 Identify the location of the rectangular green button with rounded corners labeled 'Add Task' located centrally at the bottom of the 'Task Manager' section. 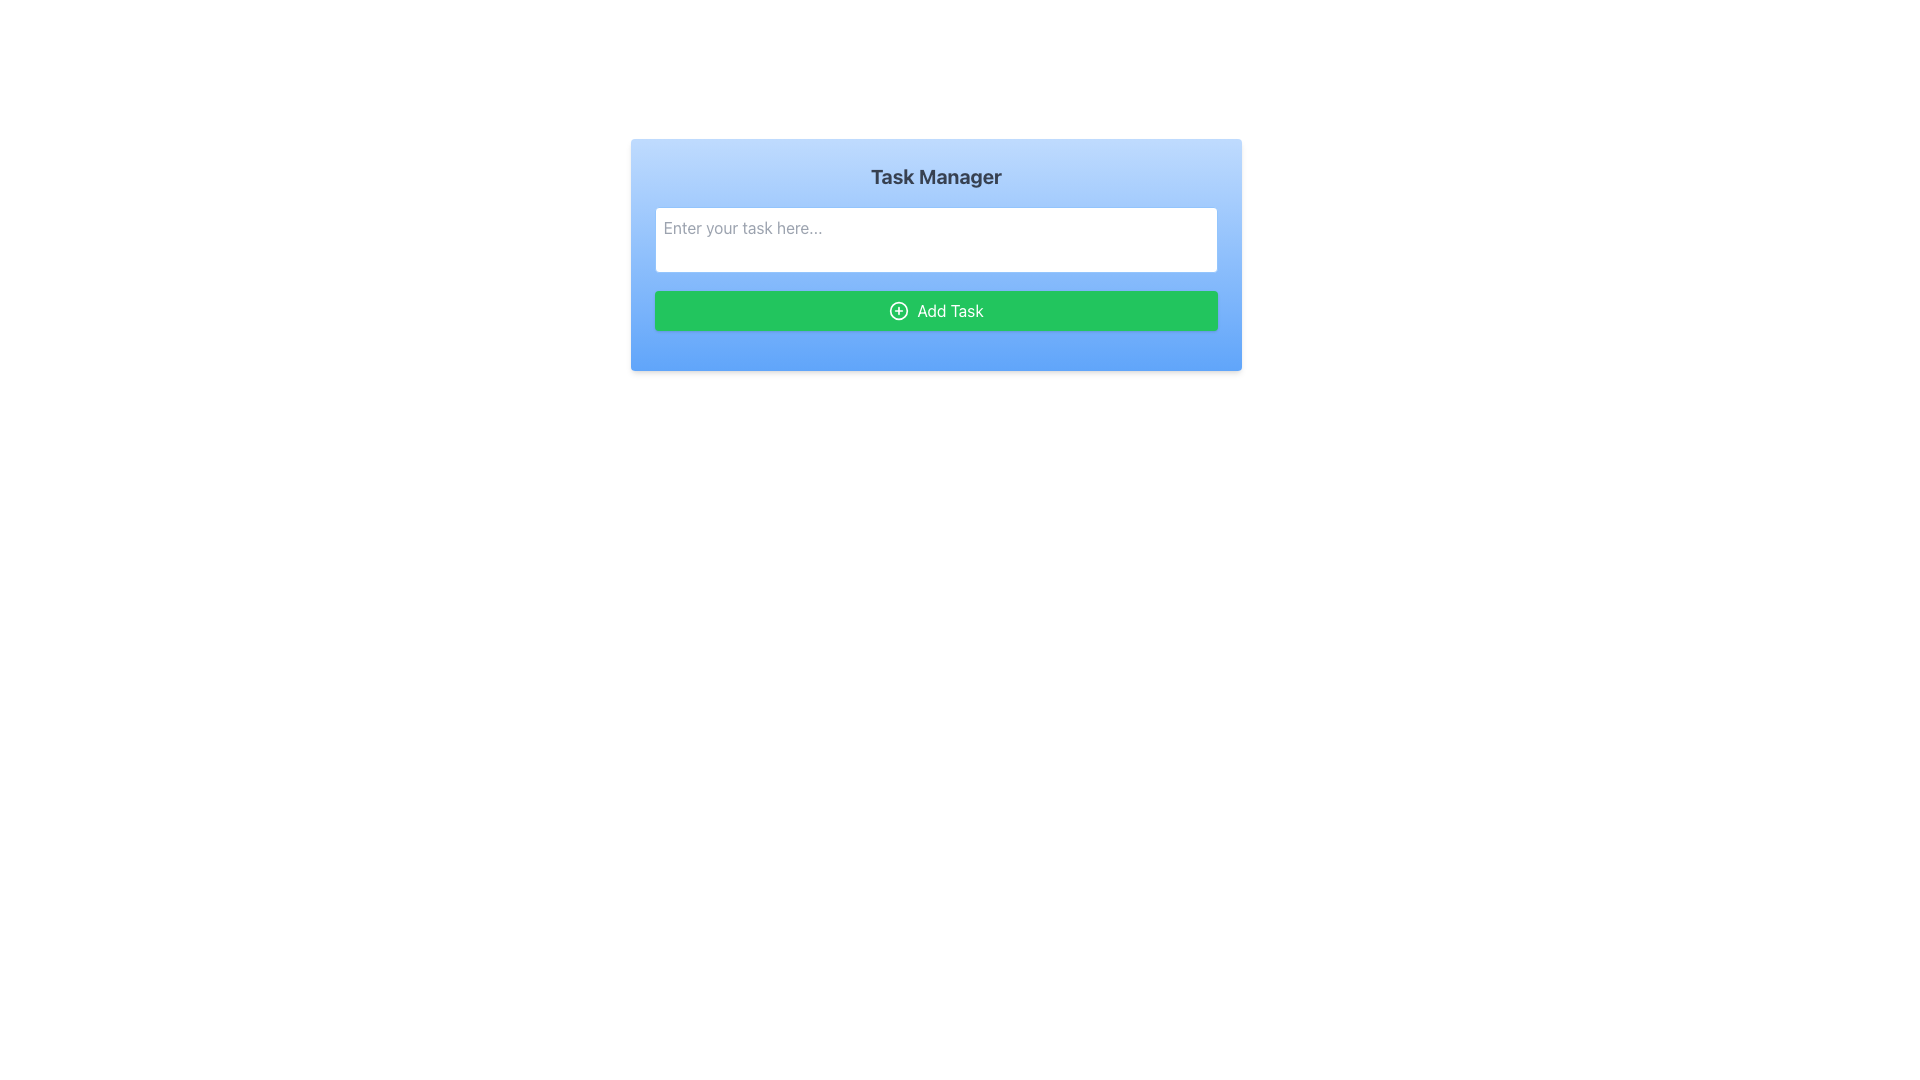
(935, 311).